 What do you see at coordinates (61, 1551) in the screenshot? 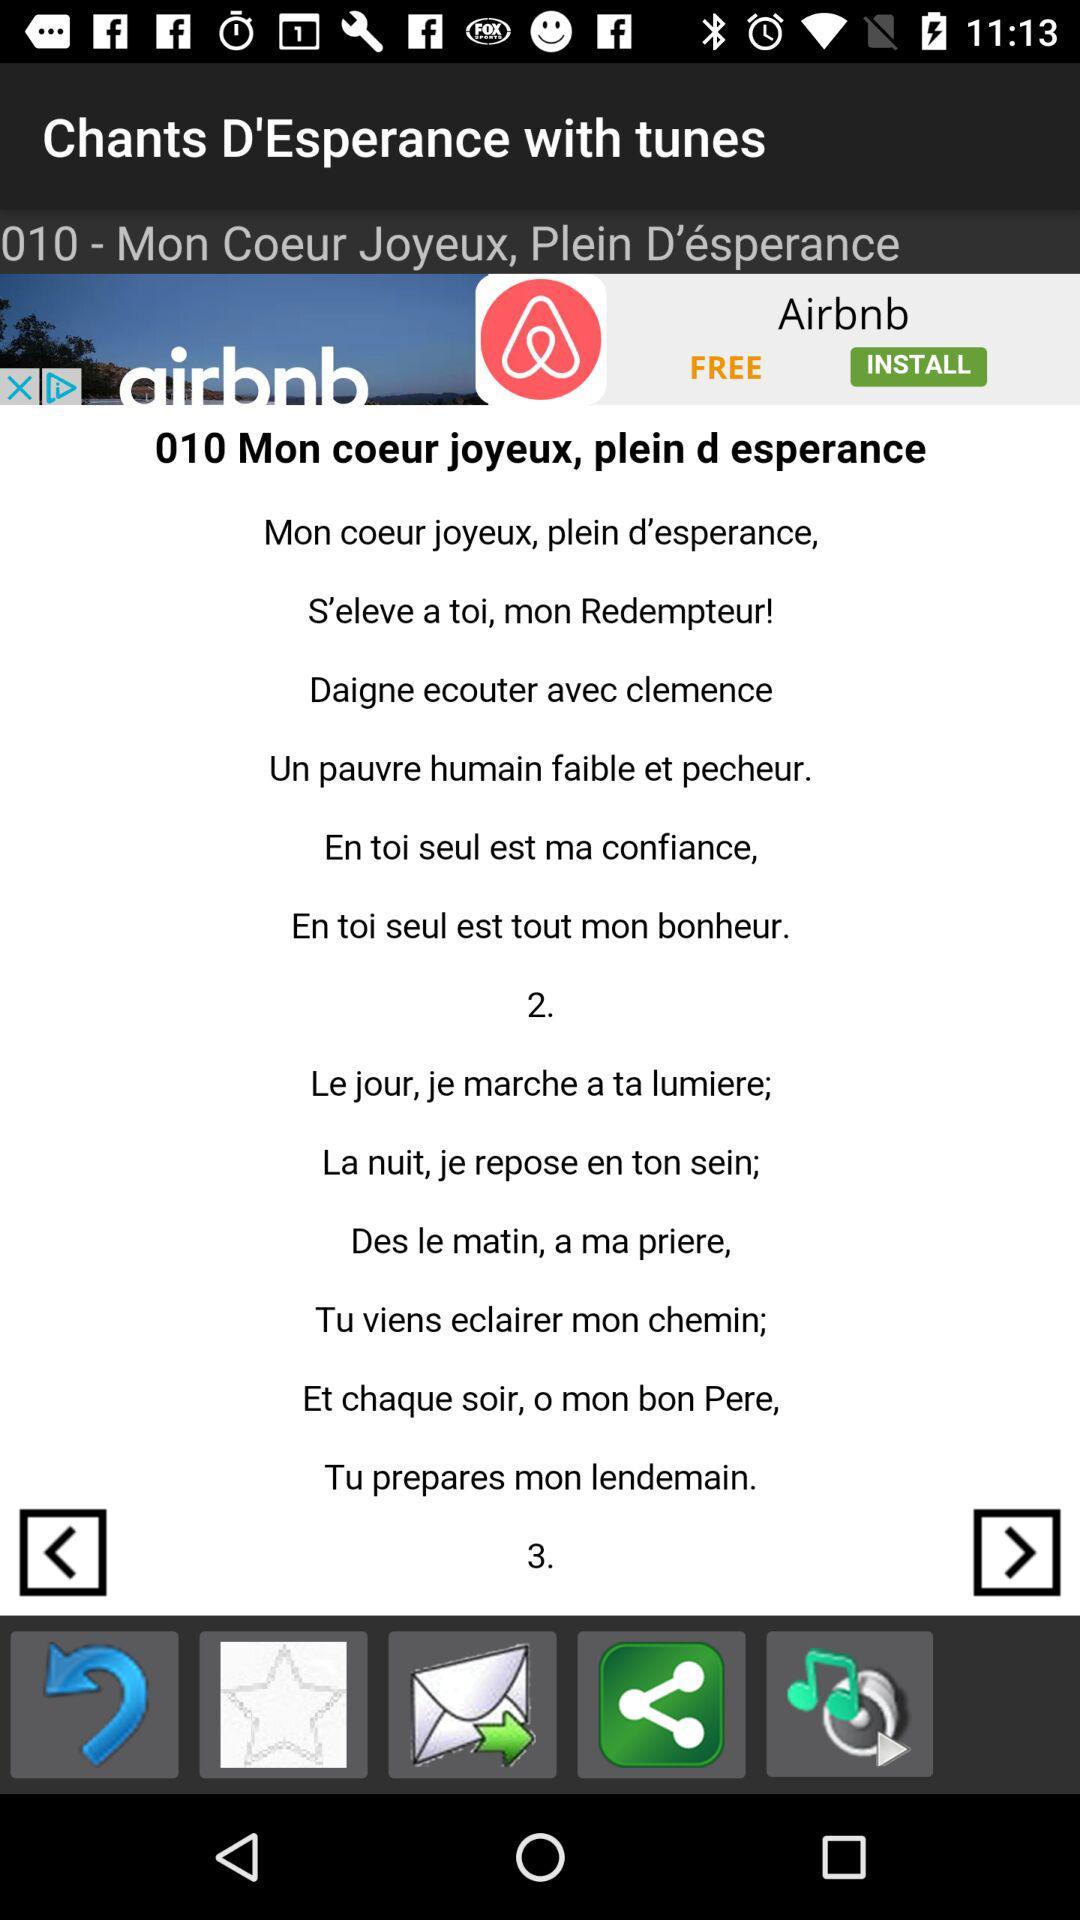
I see `the arrow_backward icon` at bounding box center [61, 1551].